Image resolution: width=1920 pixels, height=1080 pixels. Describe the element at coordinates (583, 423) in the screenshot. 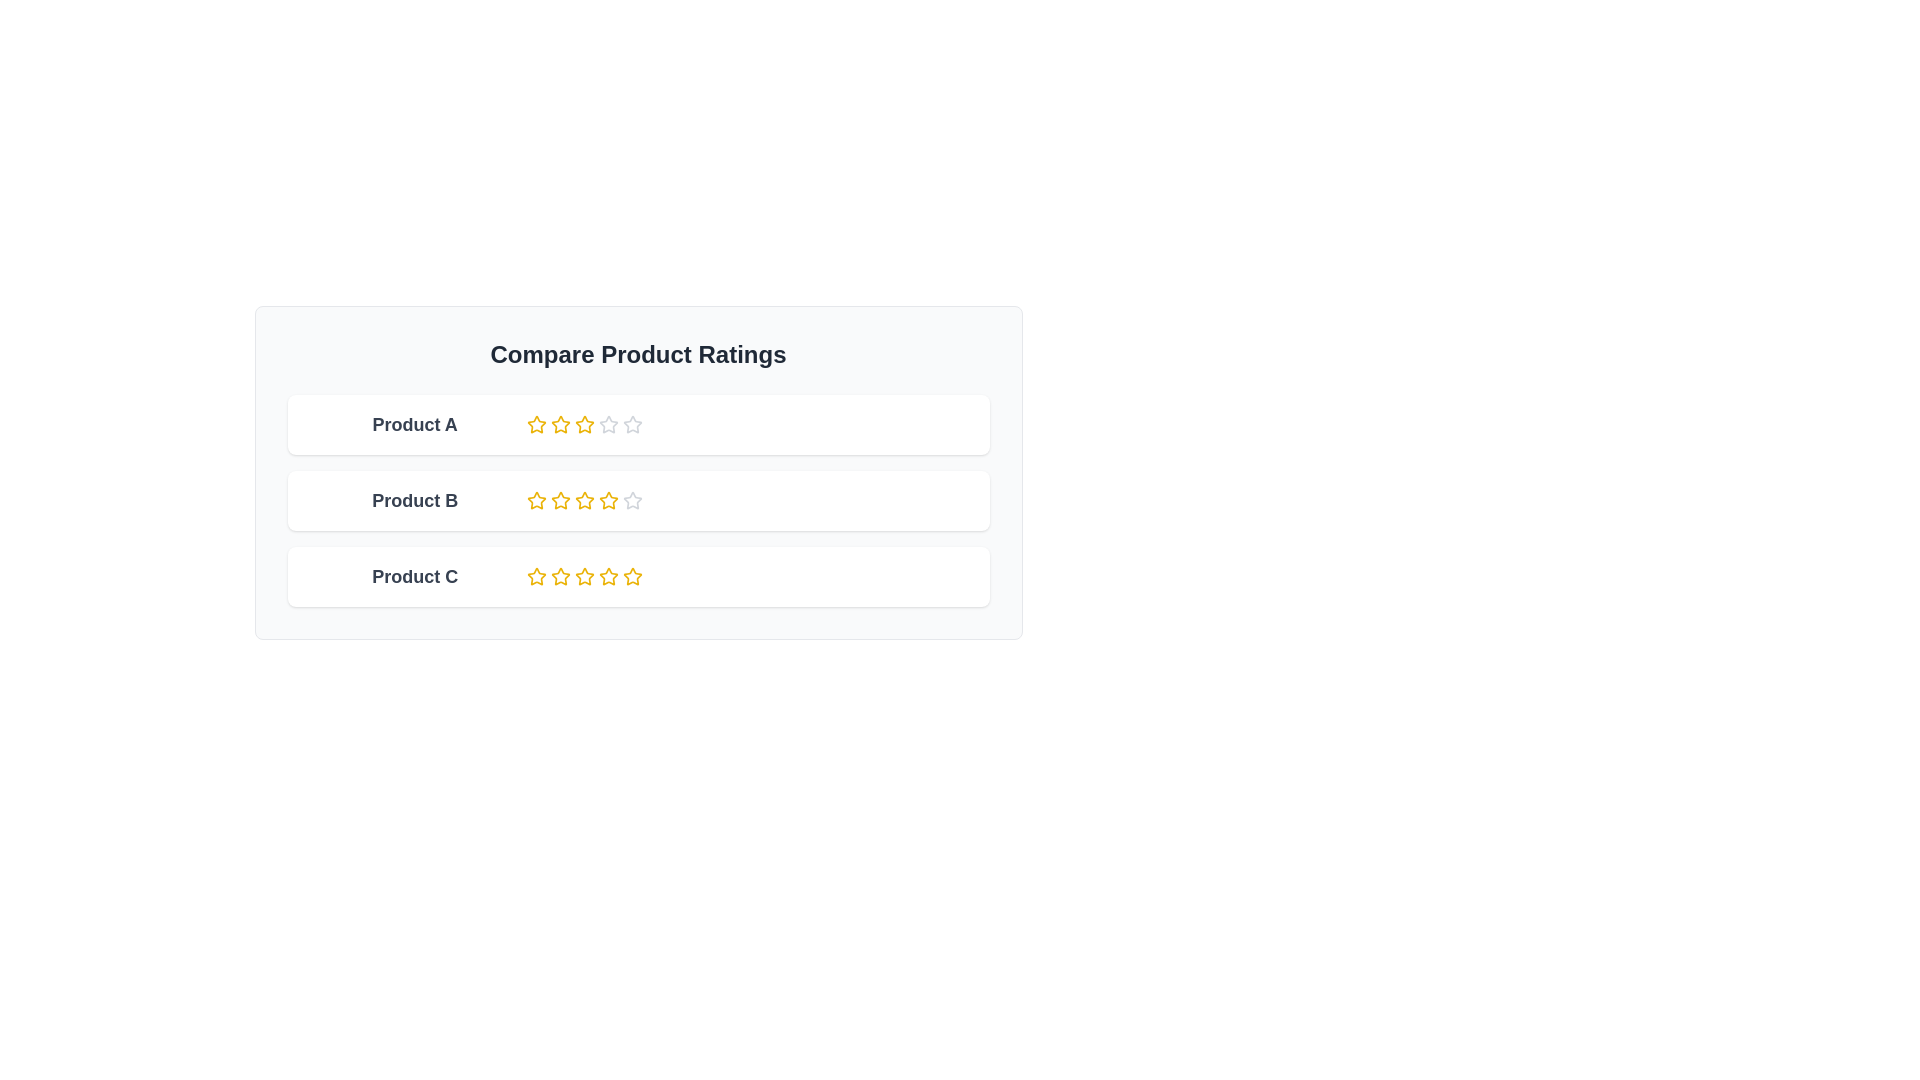

I see `the third star icon in the rating bar for 'Product A', positioned in the top row of the rating table` at that location.